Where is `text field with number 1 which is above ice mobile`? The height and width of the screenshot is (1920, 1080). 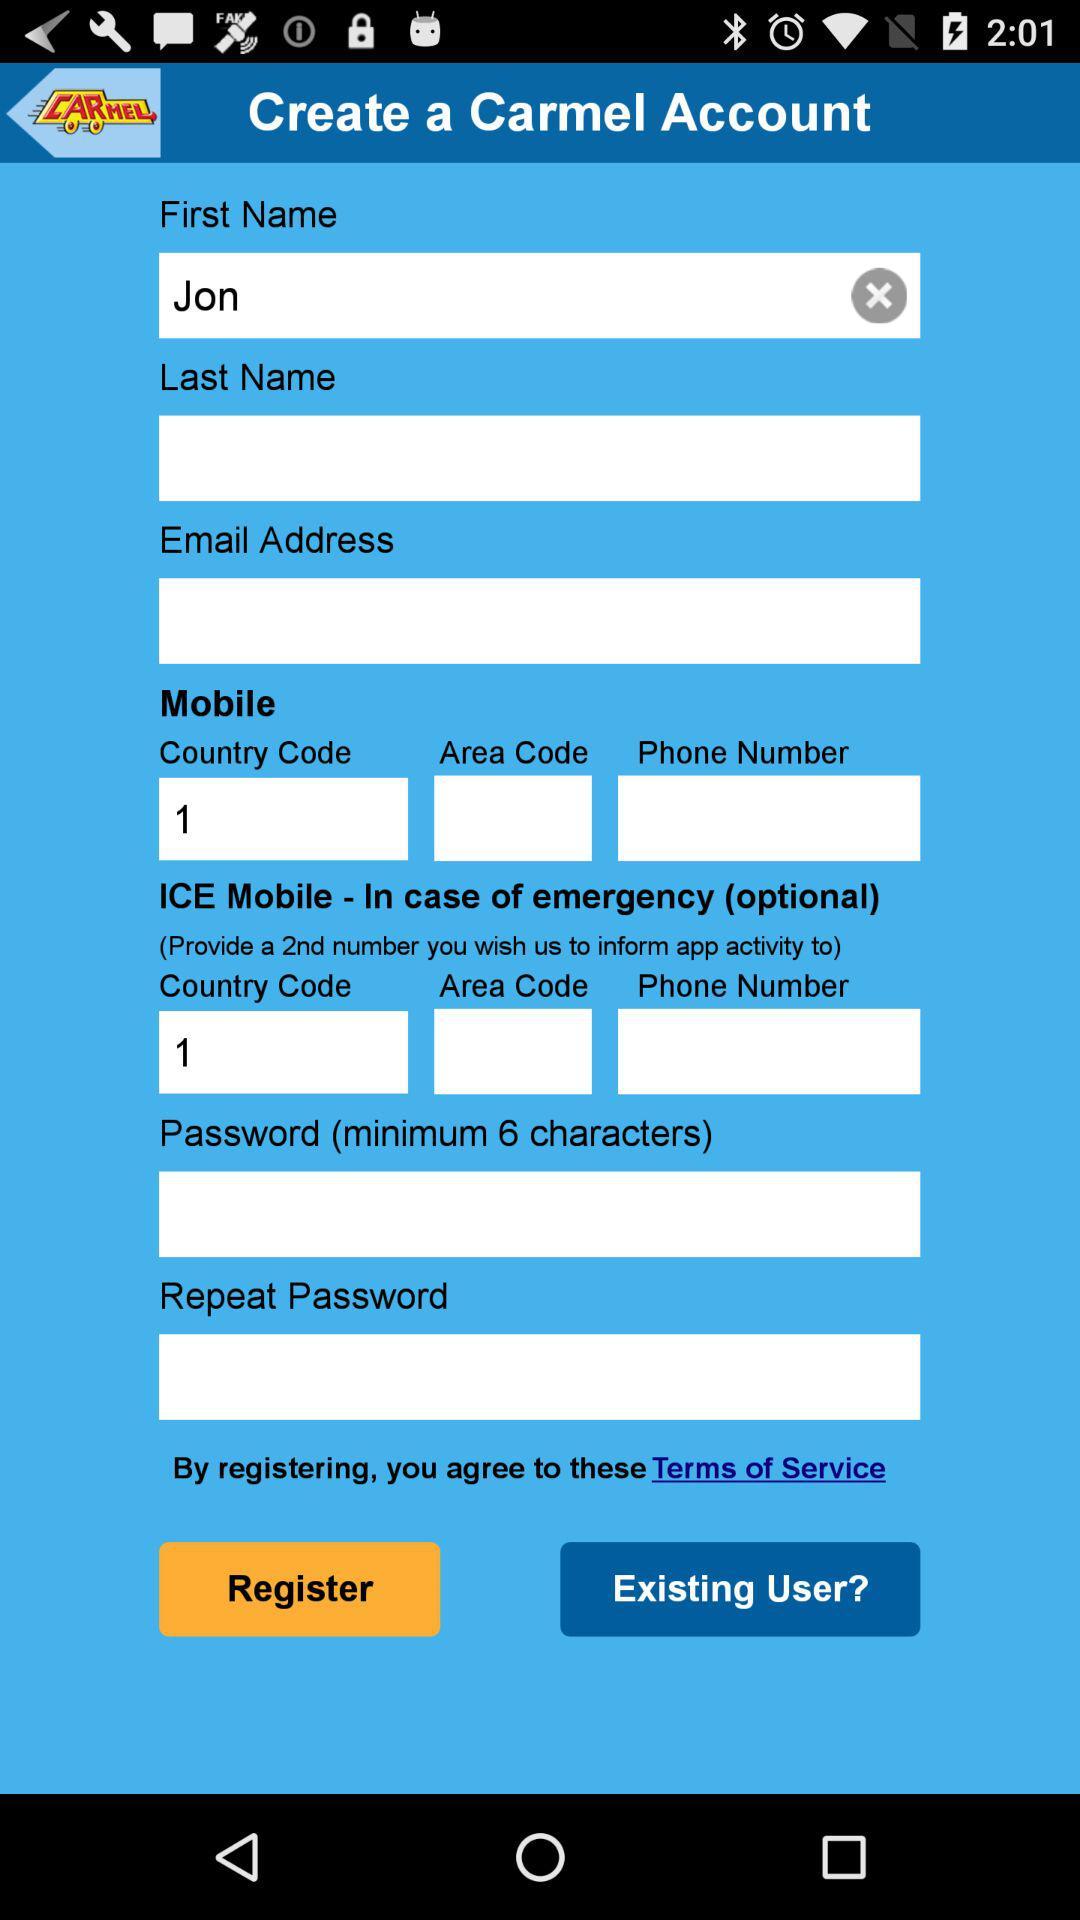
text field with number 1 which is above ice mobile is located at coordinates (283, 819).